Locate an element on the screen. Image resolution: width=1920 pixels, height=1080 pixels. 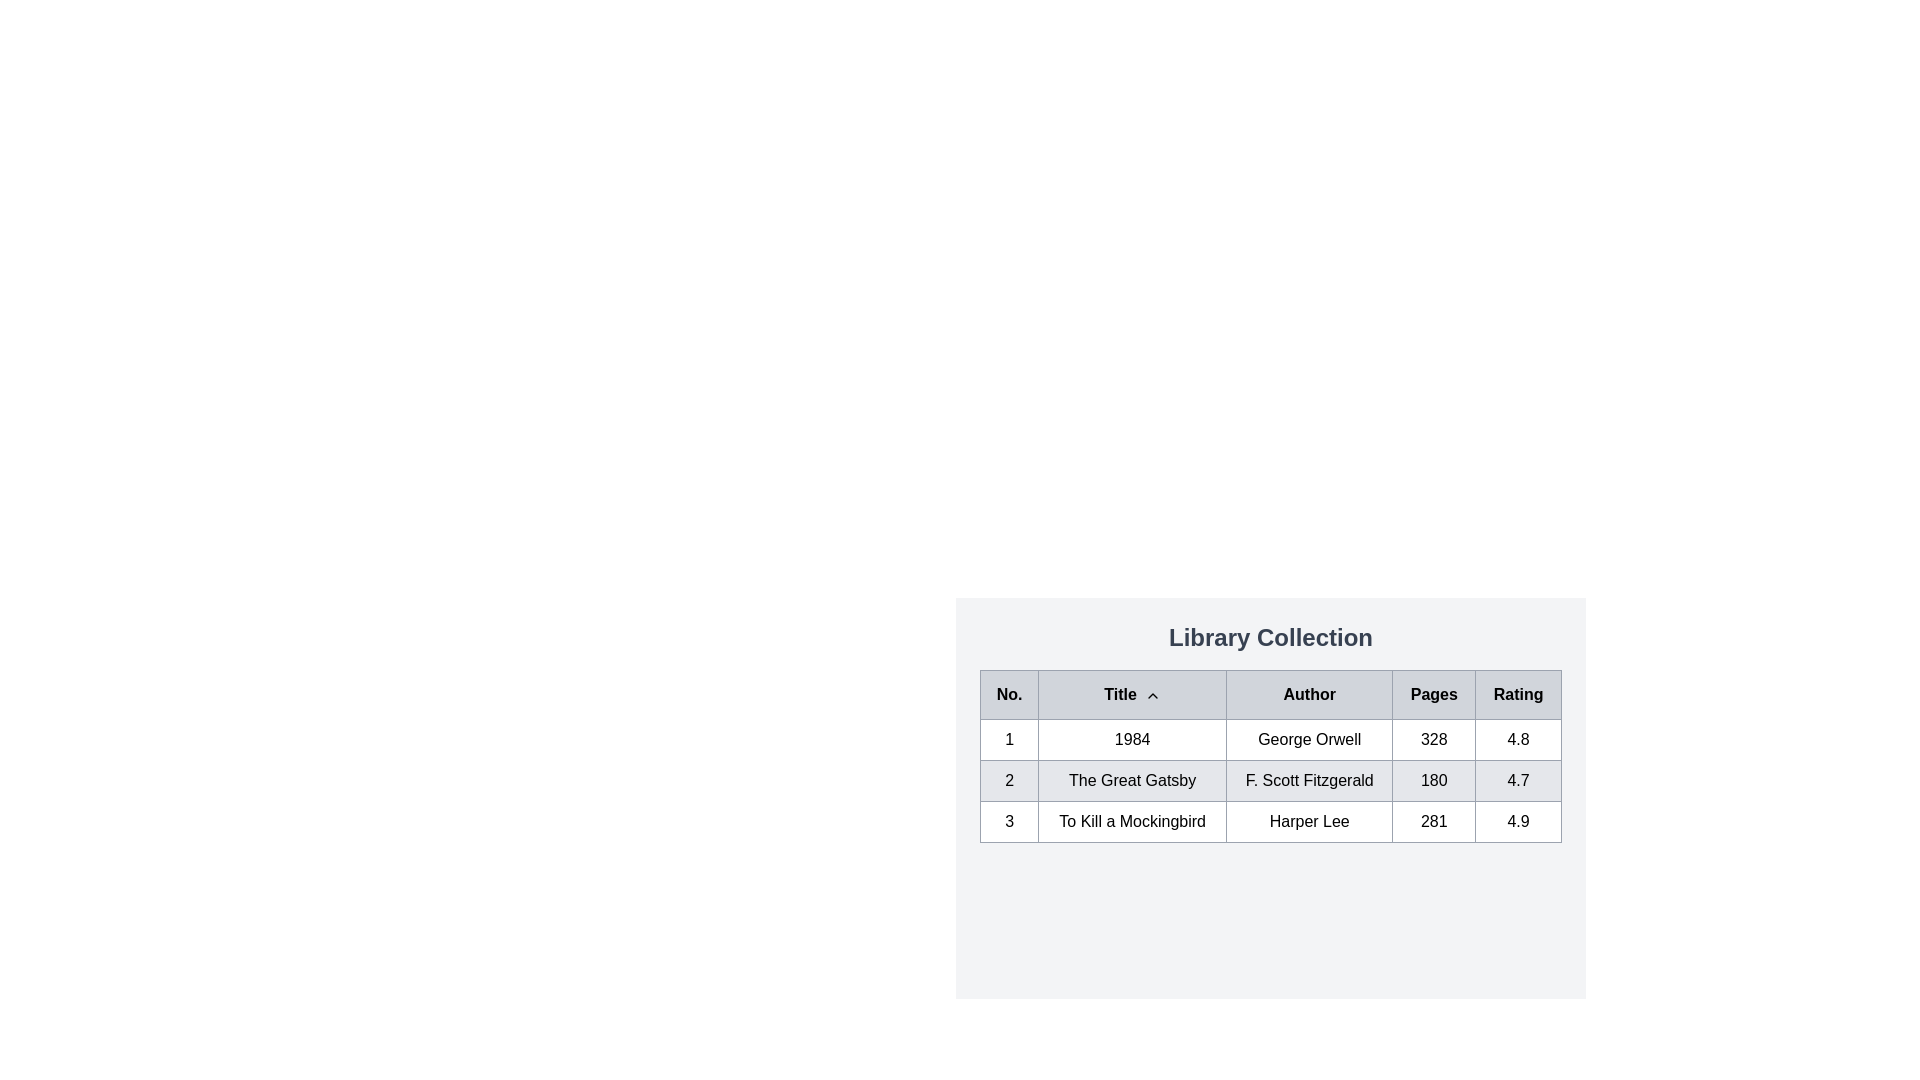
the second row of the table displaying information about 'The Great Gatsby' is located at coordinates (1270, 779).